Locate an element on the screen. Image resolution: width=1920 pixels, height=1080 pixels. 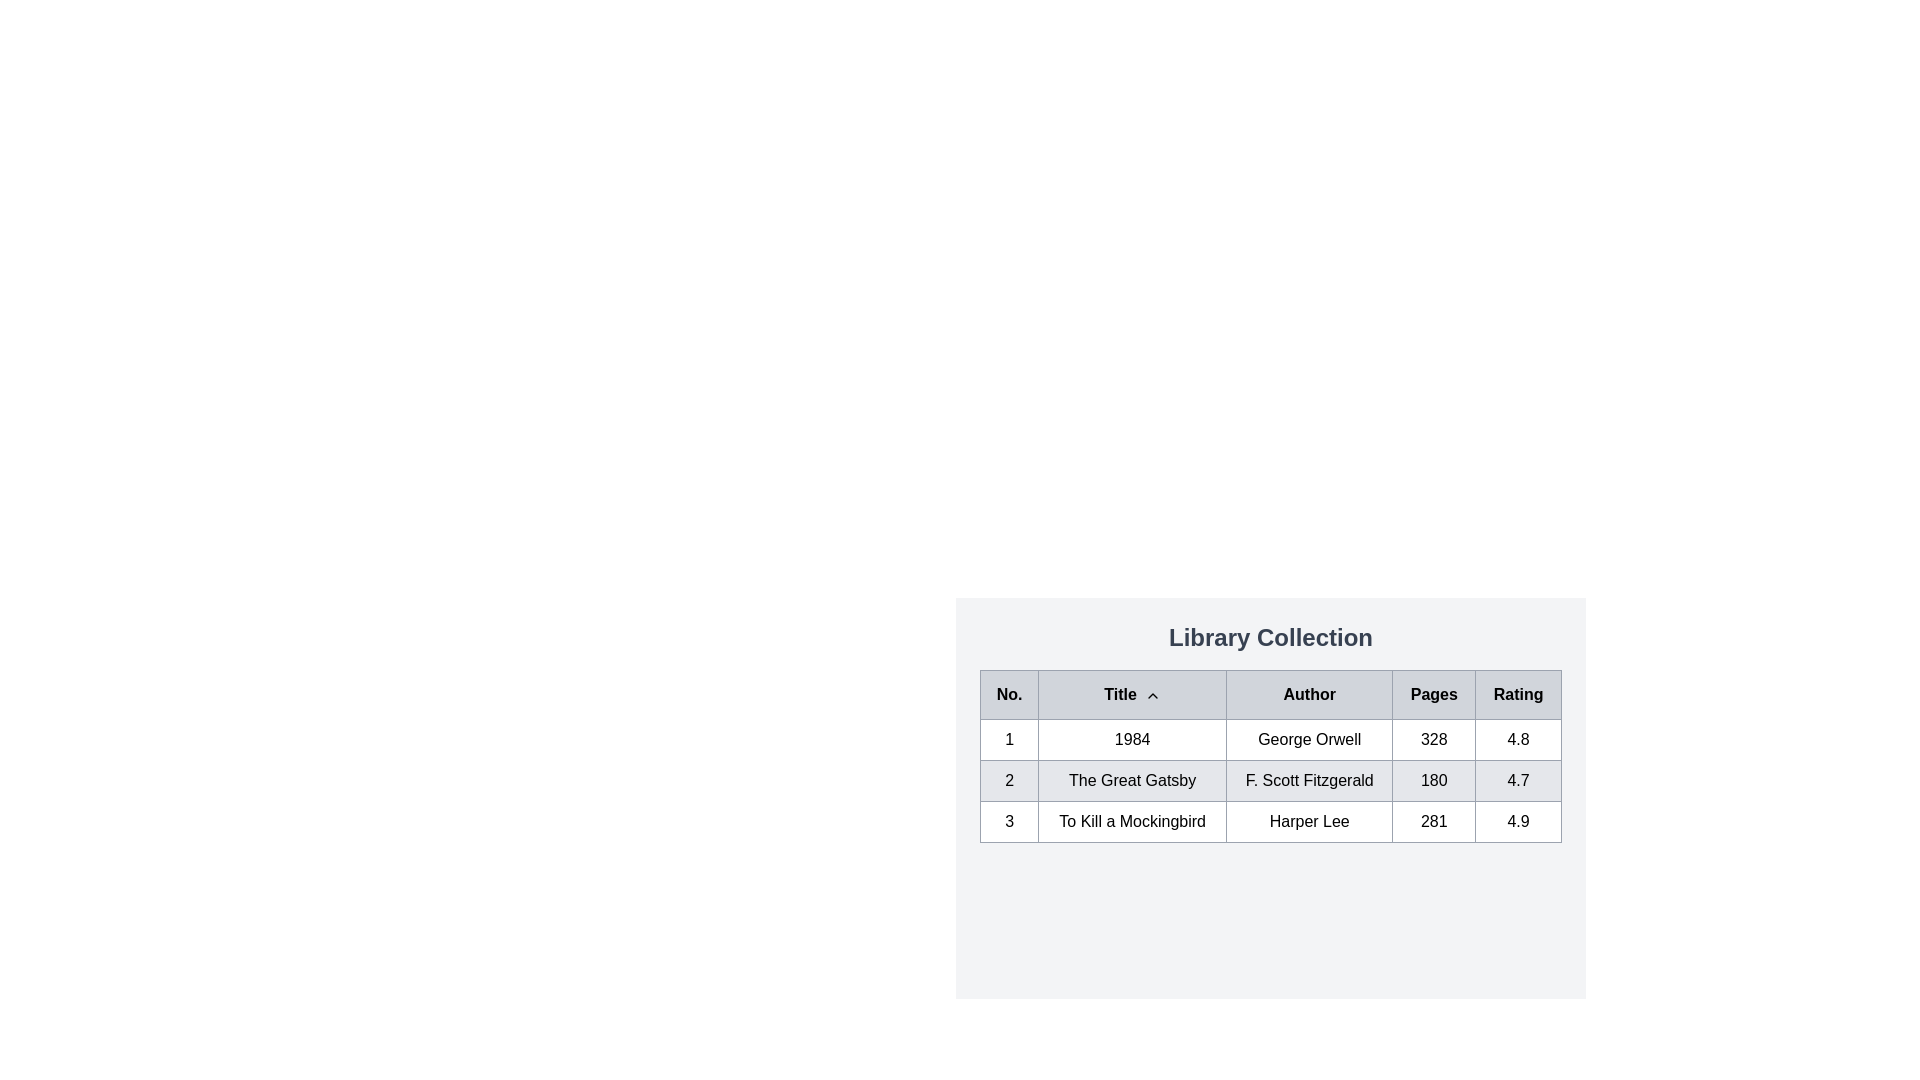
the second row of the table displaying information about 'The Great Gatsby' is located at coordinates (1270, 779).